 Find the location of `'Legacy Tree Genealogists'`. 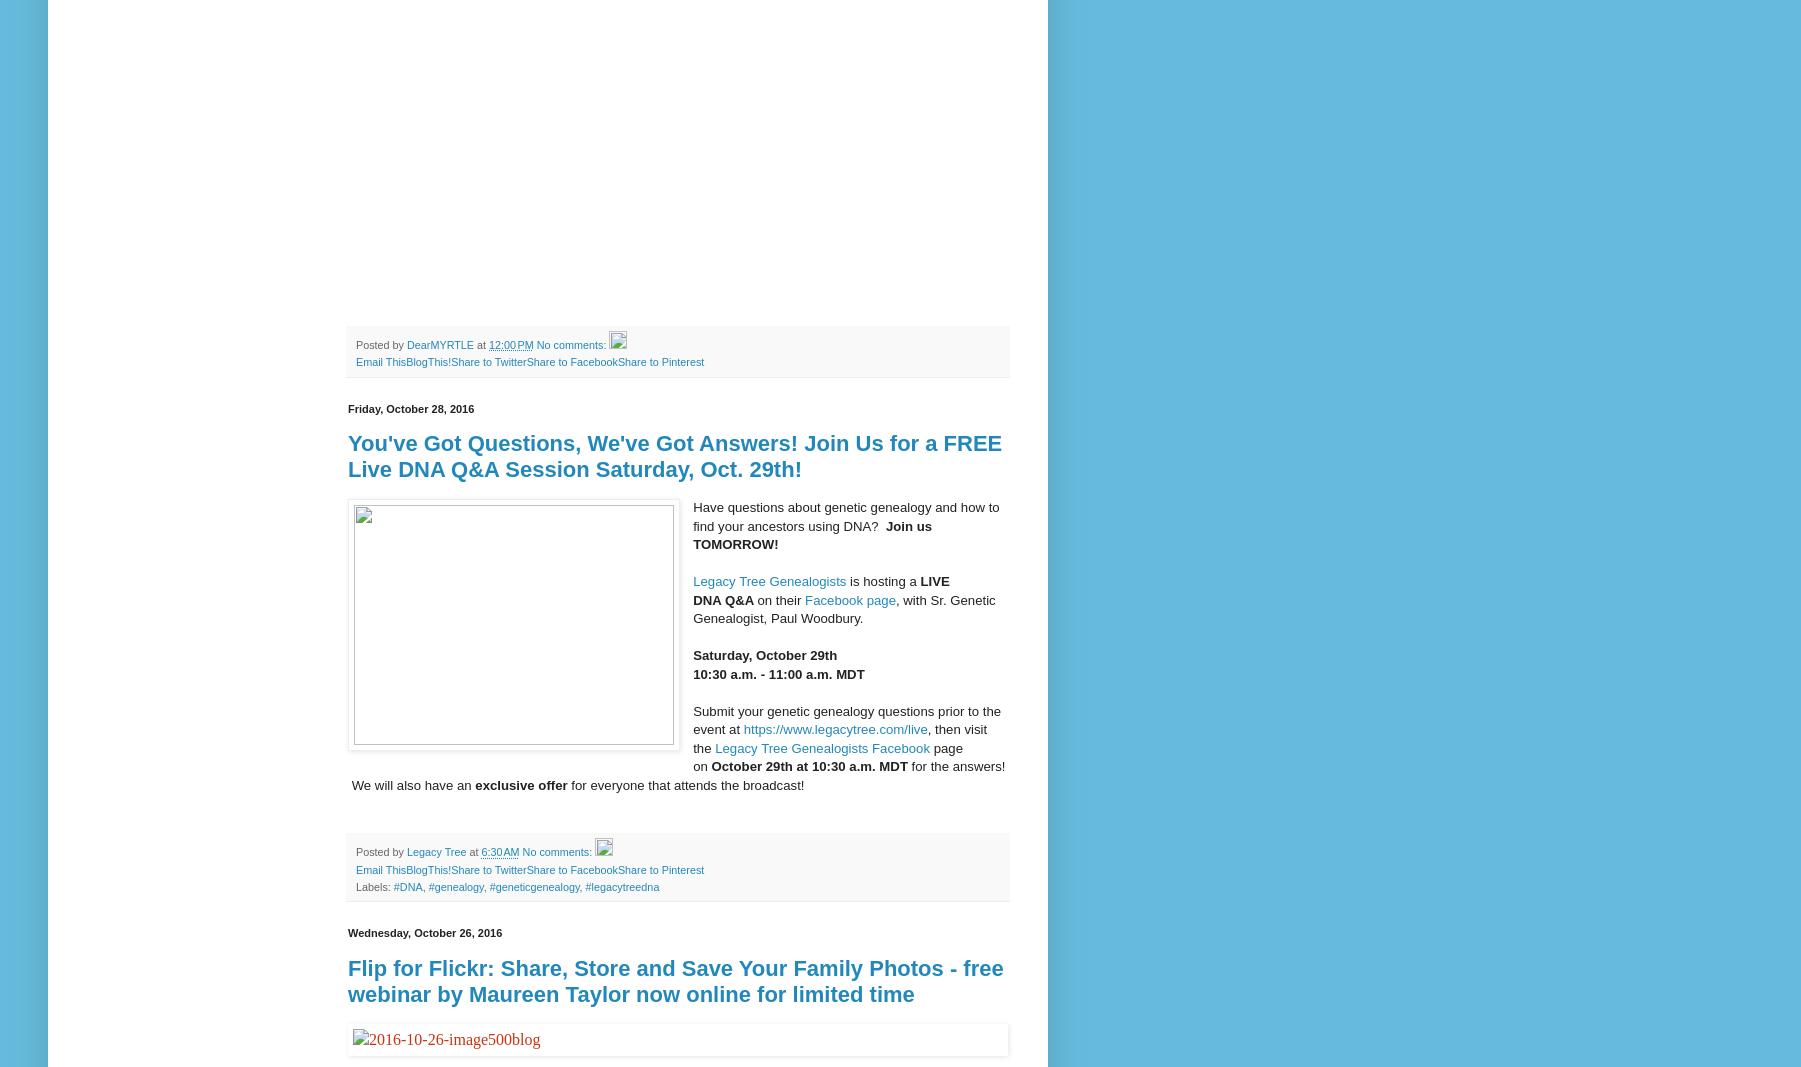

'Legacy Tree Genealogists' is located at coordinates (769, 581).